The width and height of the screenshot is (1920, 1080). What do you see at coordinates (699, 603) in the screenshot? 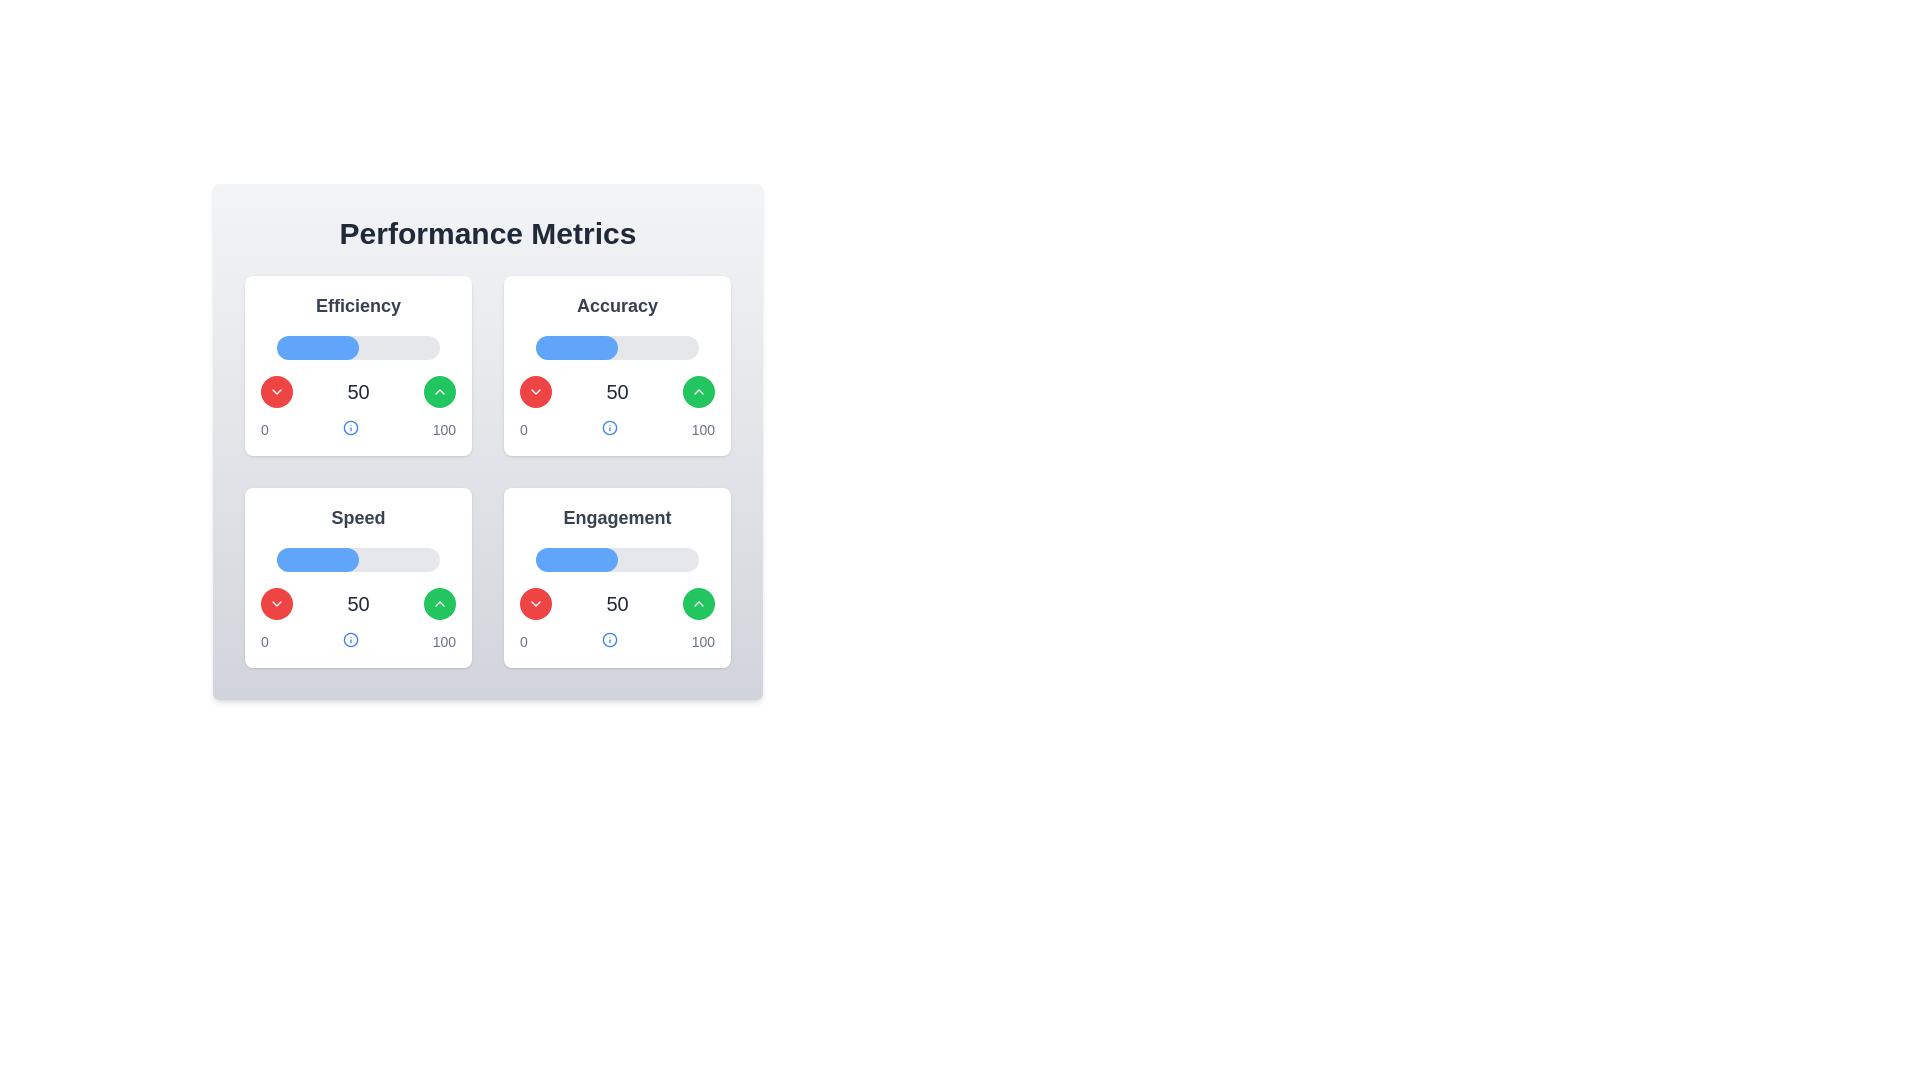
I see `the interactive button located in the bottom-right section of the 'Engagement' card` at bounding box center [699, 603].